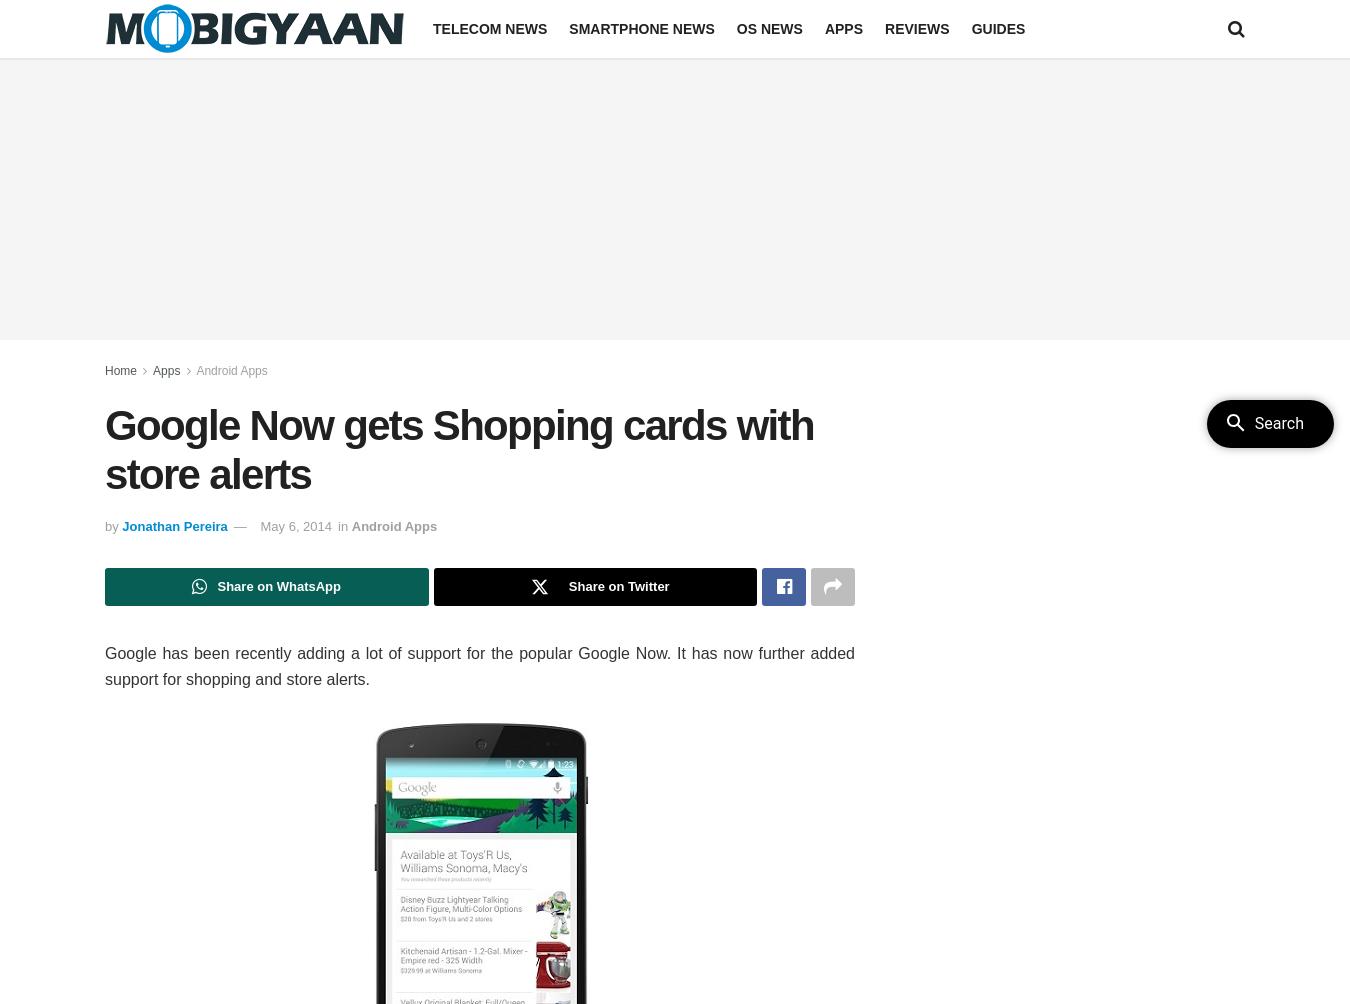 The height and width of the screenshot is (1004, 1350). I want to click on 'Home', so click(104, 370).